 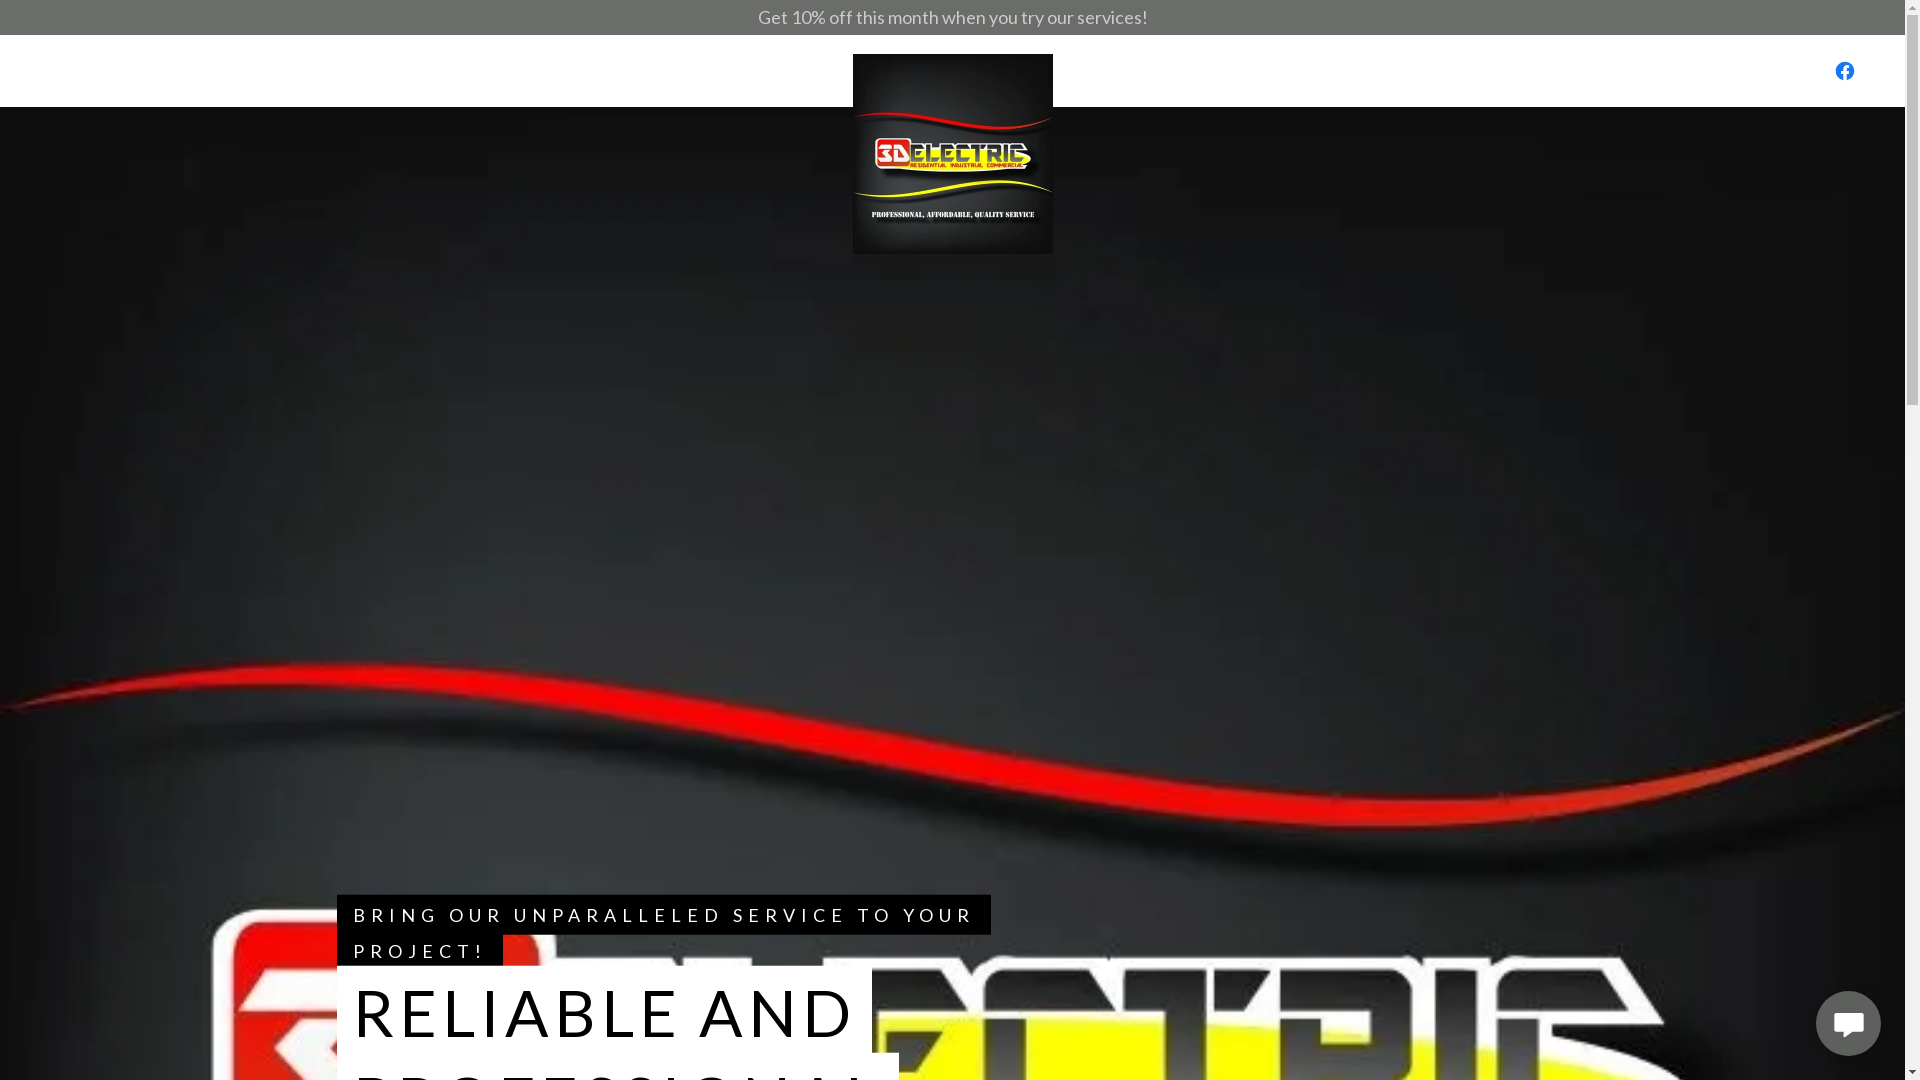 What do you see at coordinates (950, 69) in the screenshot?
I see `'3D Electric'` at bounding box center [950, 69].